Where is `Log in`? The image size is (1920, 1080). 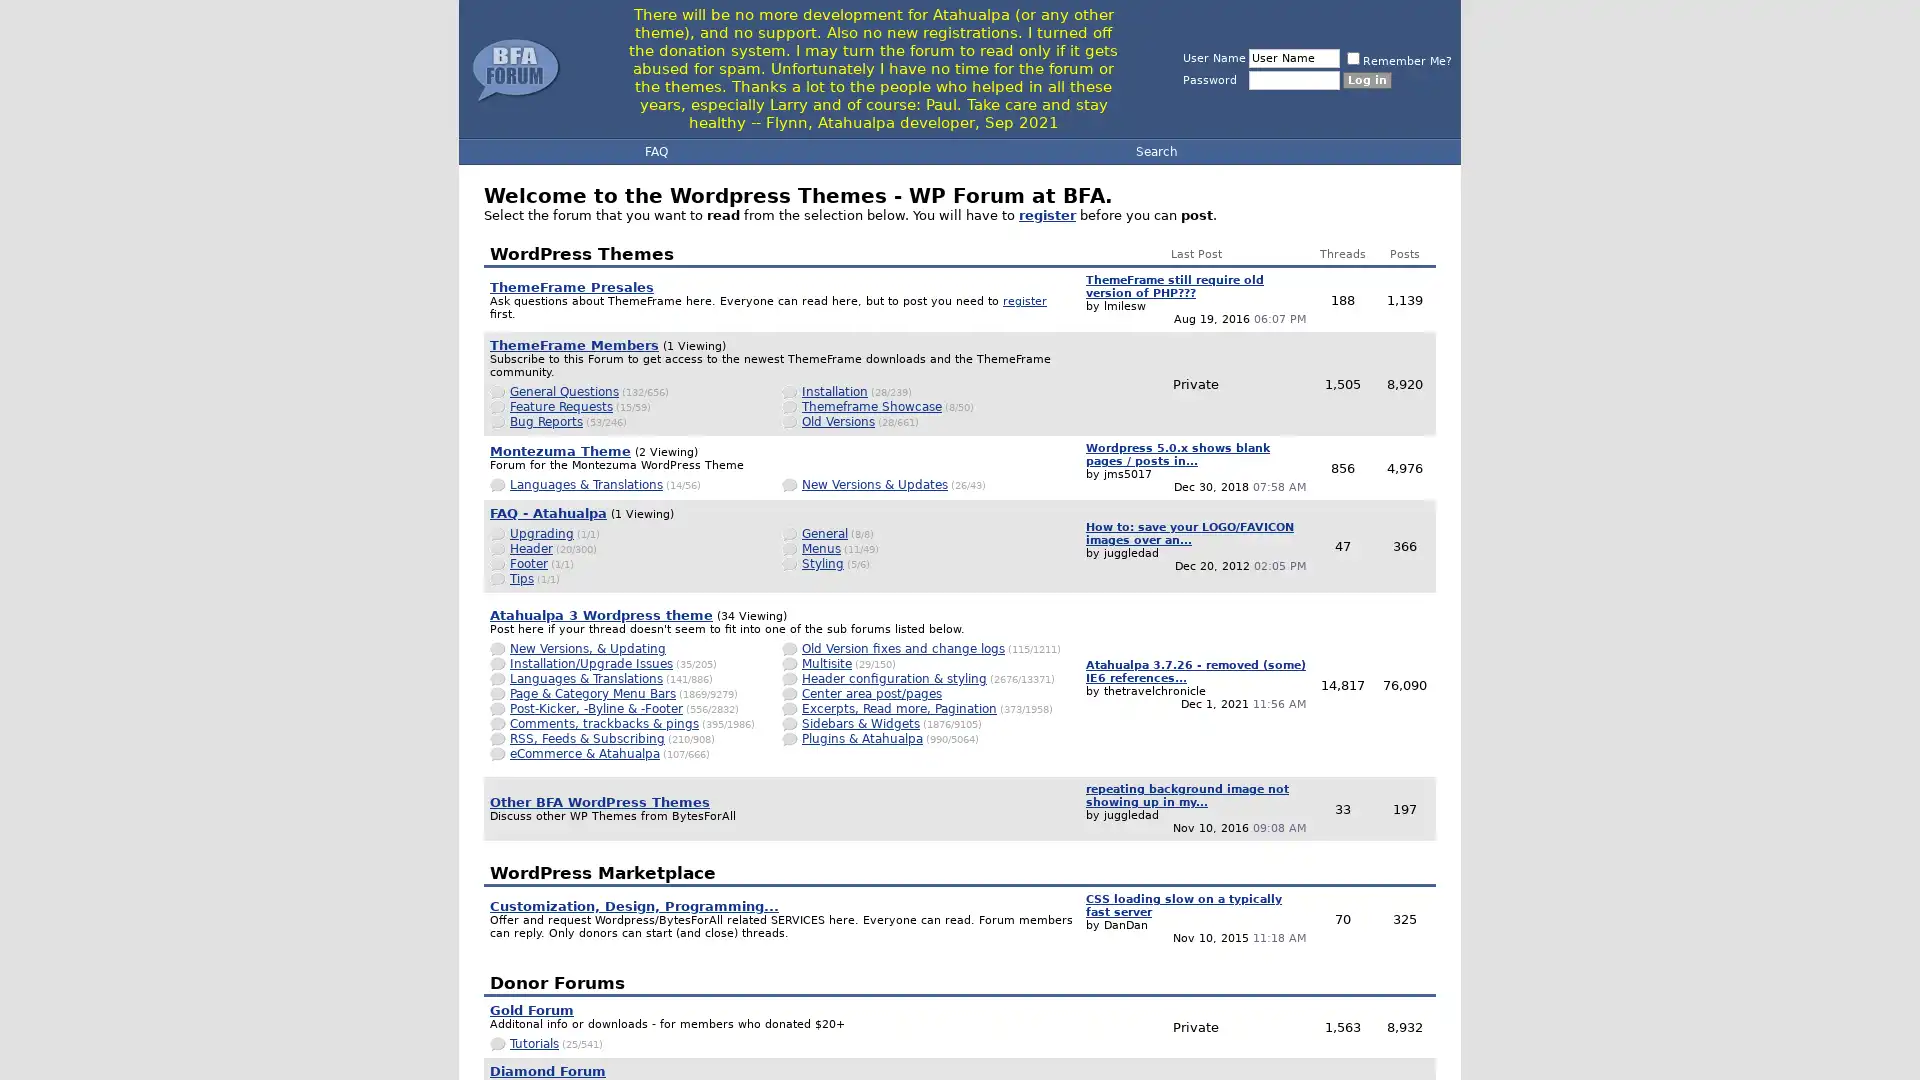
Log in is located at coordinates (1366, 78).